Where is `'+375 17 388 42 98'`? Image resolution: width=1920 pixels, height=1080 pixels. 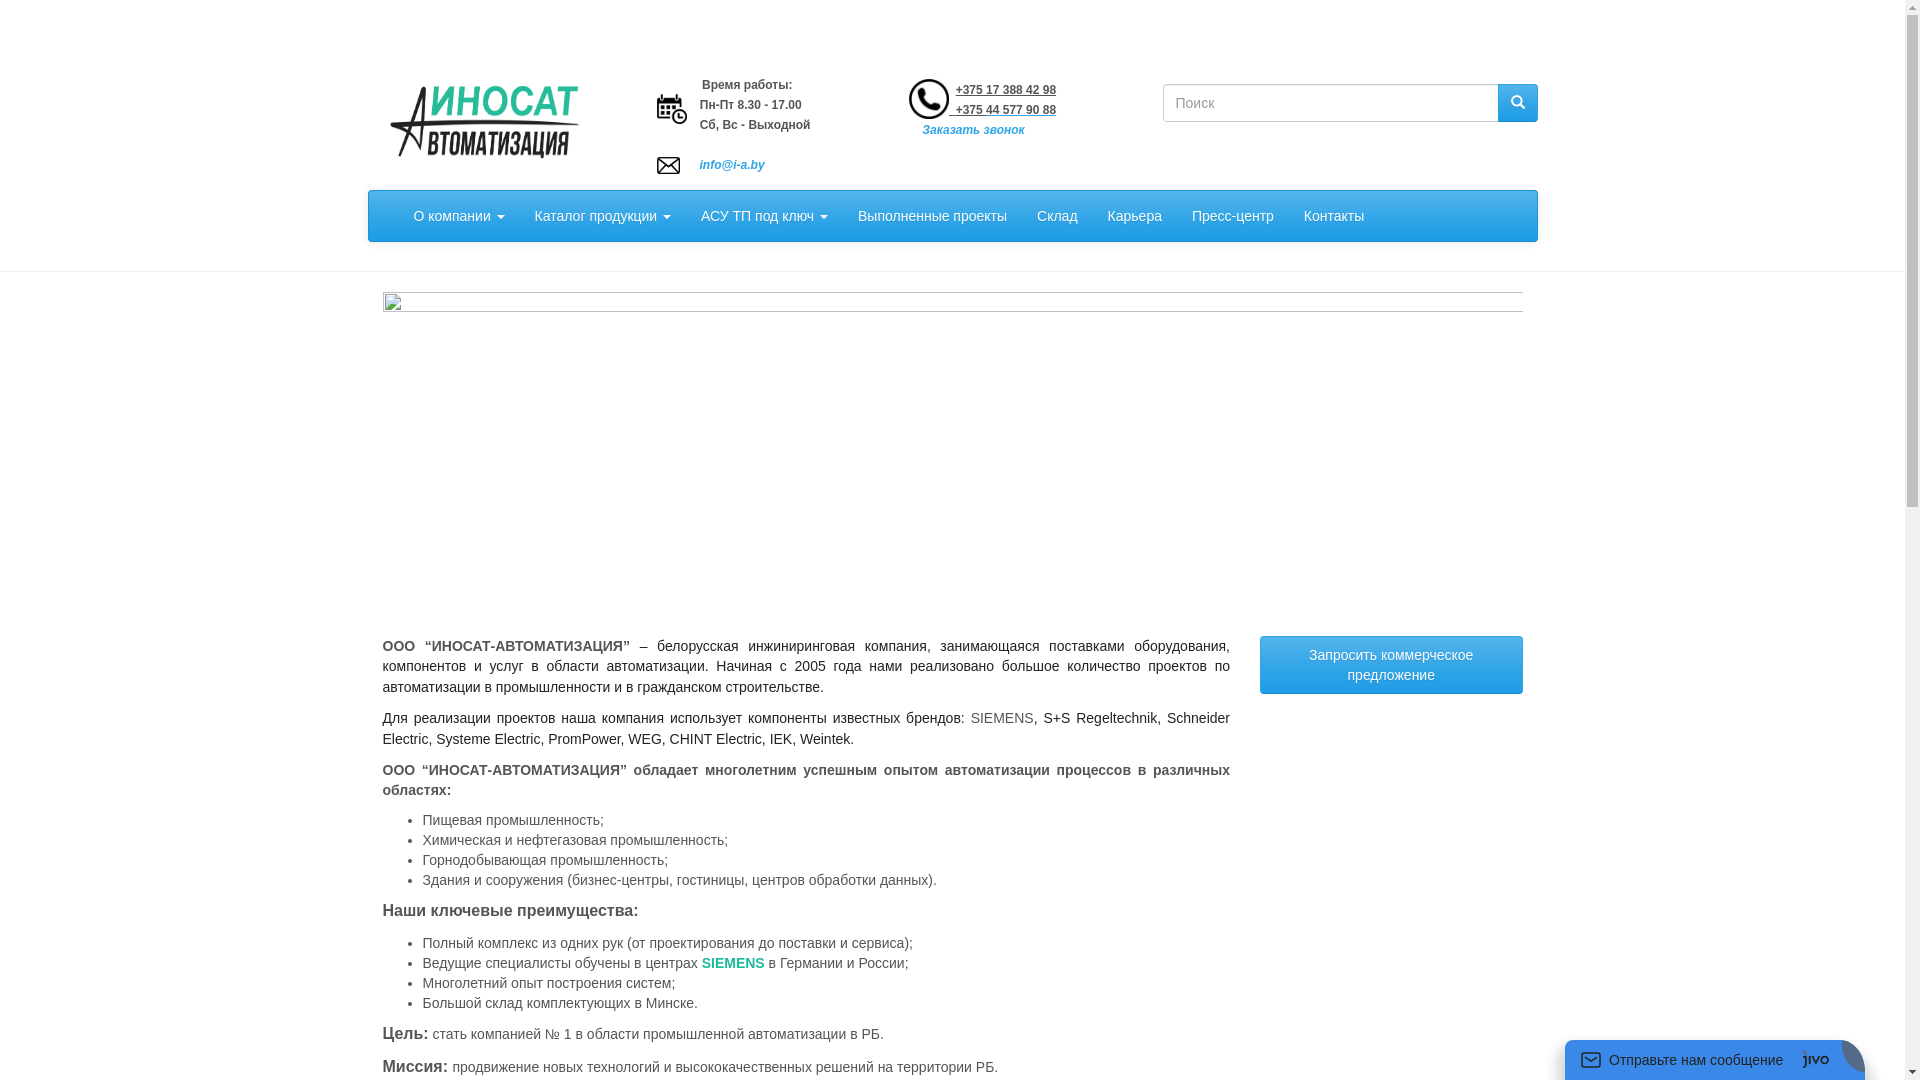
'+375 17 388 42 98' is located at coordinates (1006, 88).